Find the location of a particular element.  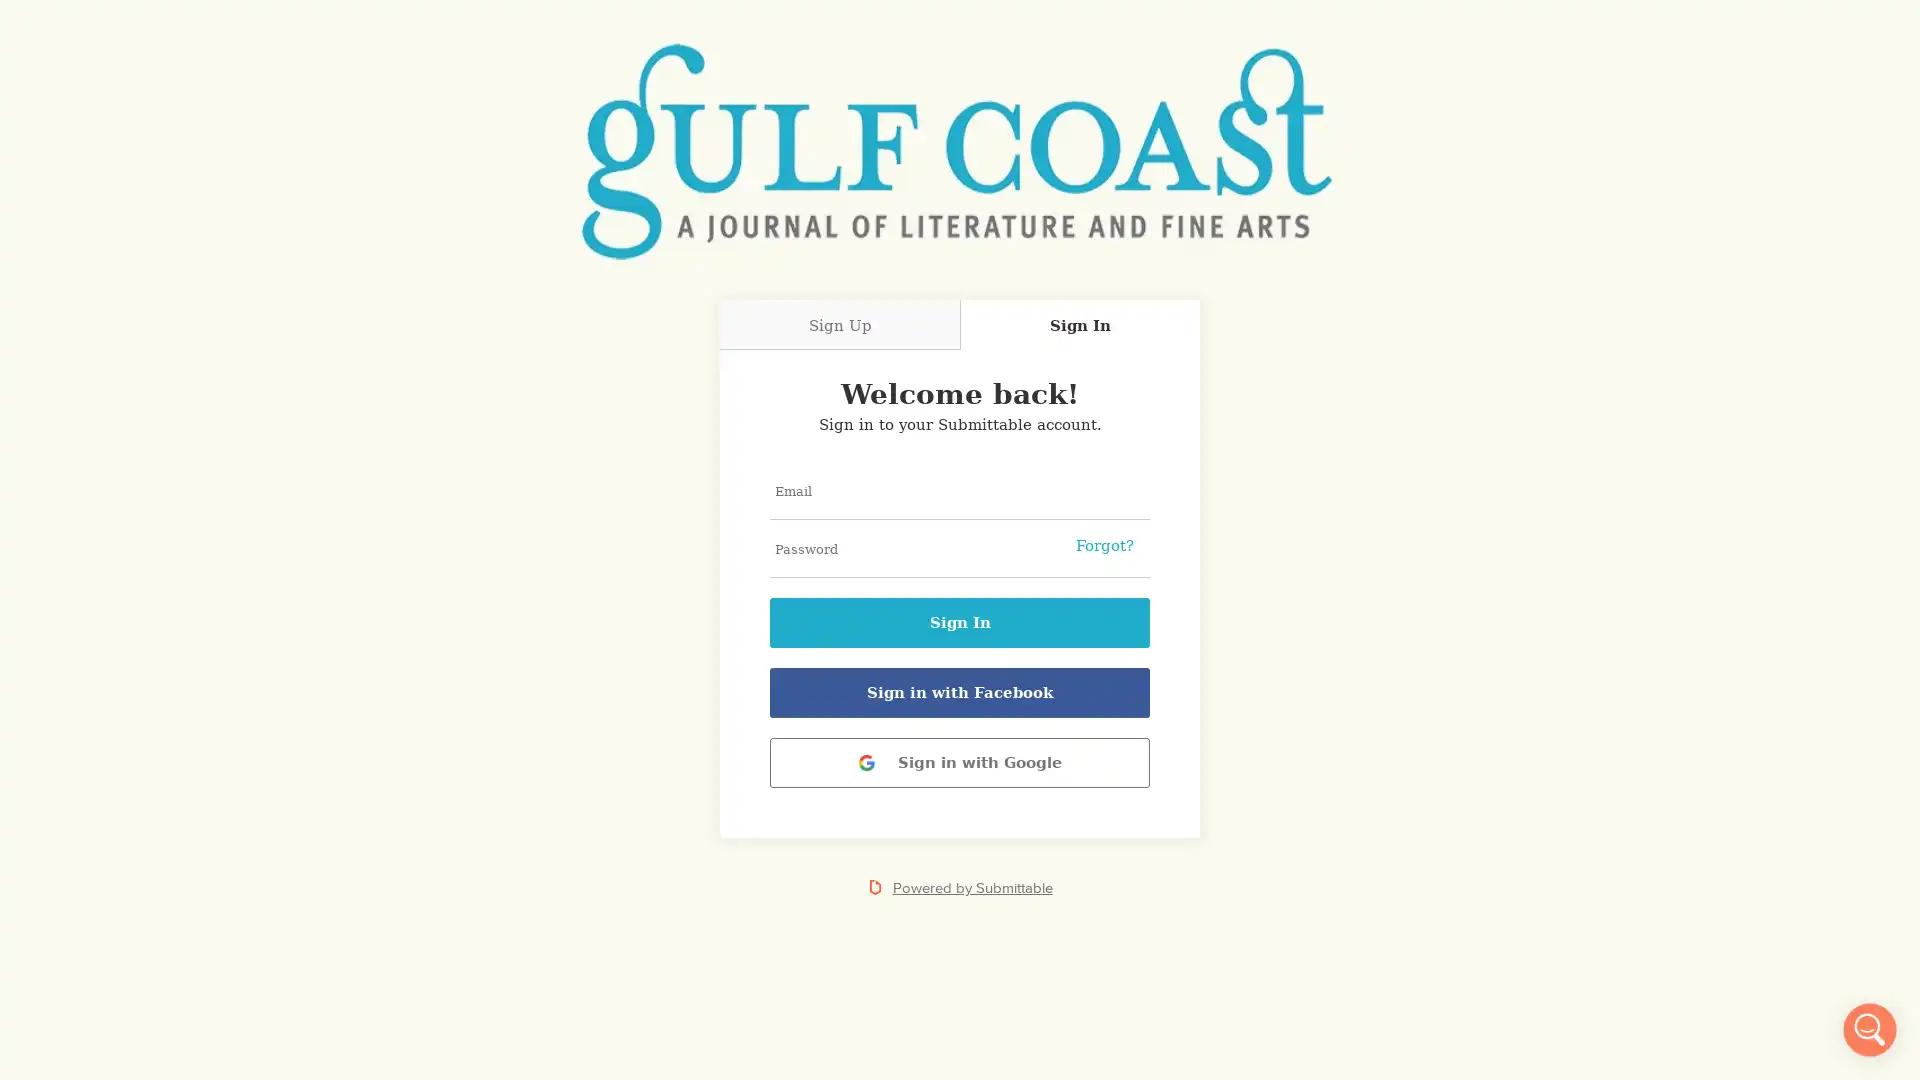

Sign in with Facebook is located at coordinates (960, 692).